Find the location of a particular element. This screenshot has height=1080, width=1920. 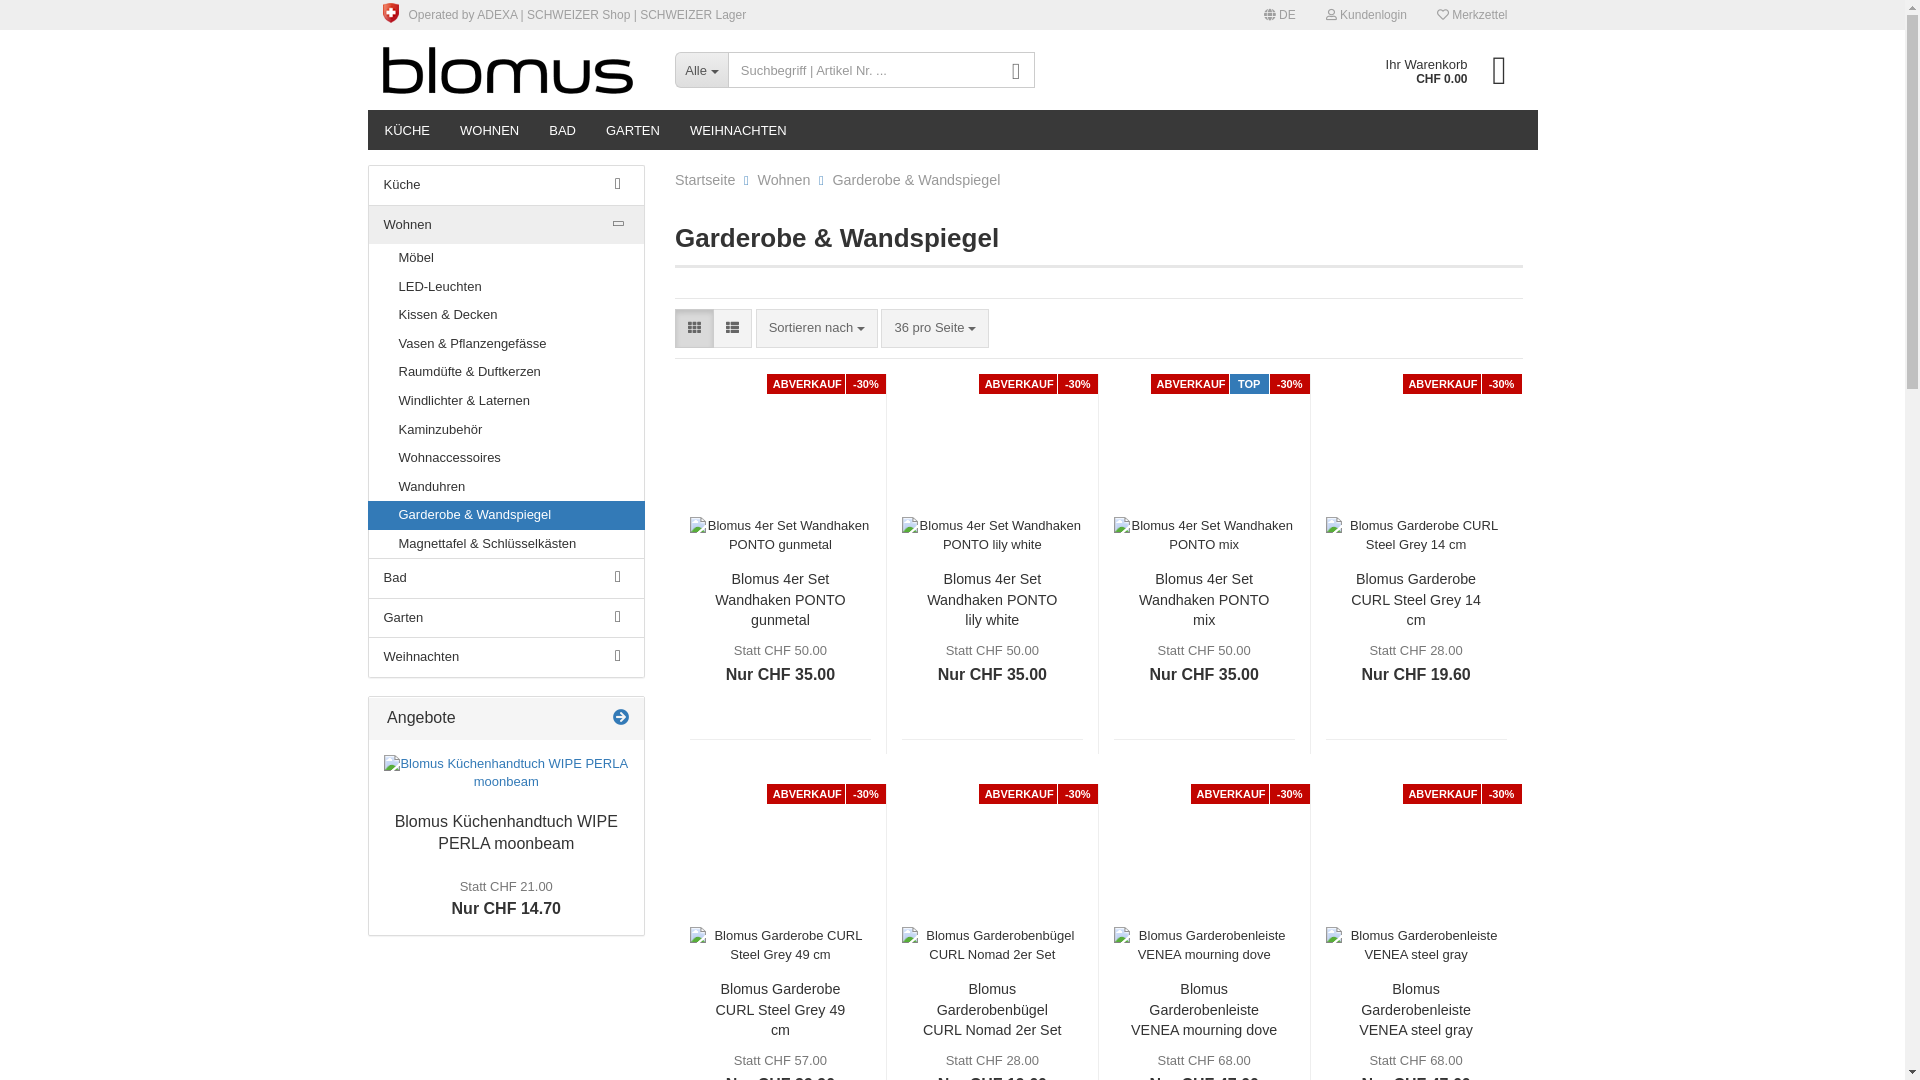

'Wanduhren' is located at coordinates (505, 487).